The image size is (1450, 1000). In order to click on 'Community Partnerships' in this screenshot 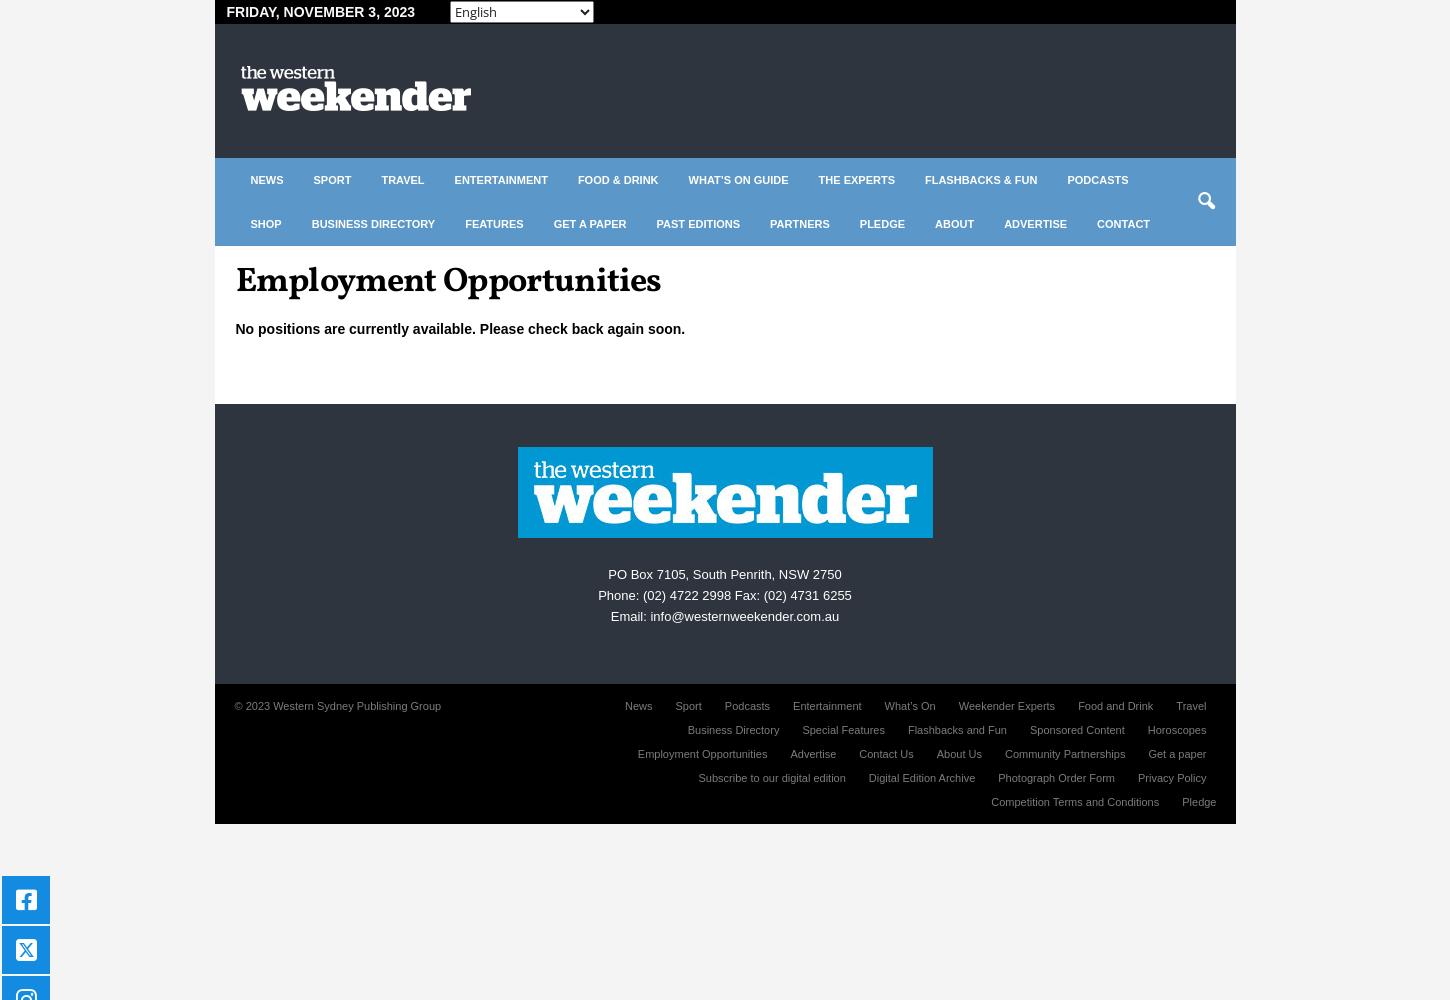, I will do `click(1003, 754)`.